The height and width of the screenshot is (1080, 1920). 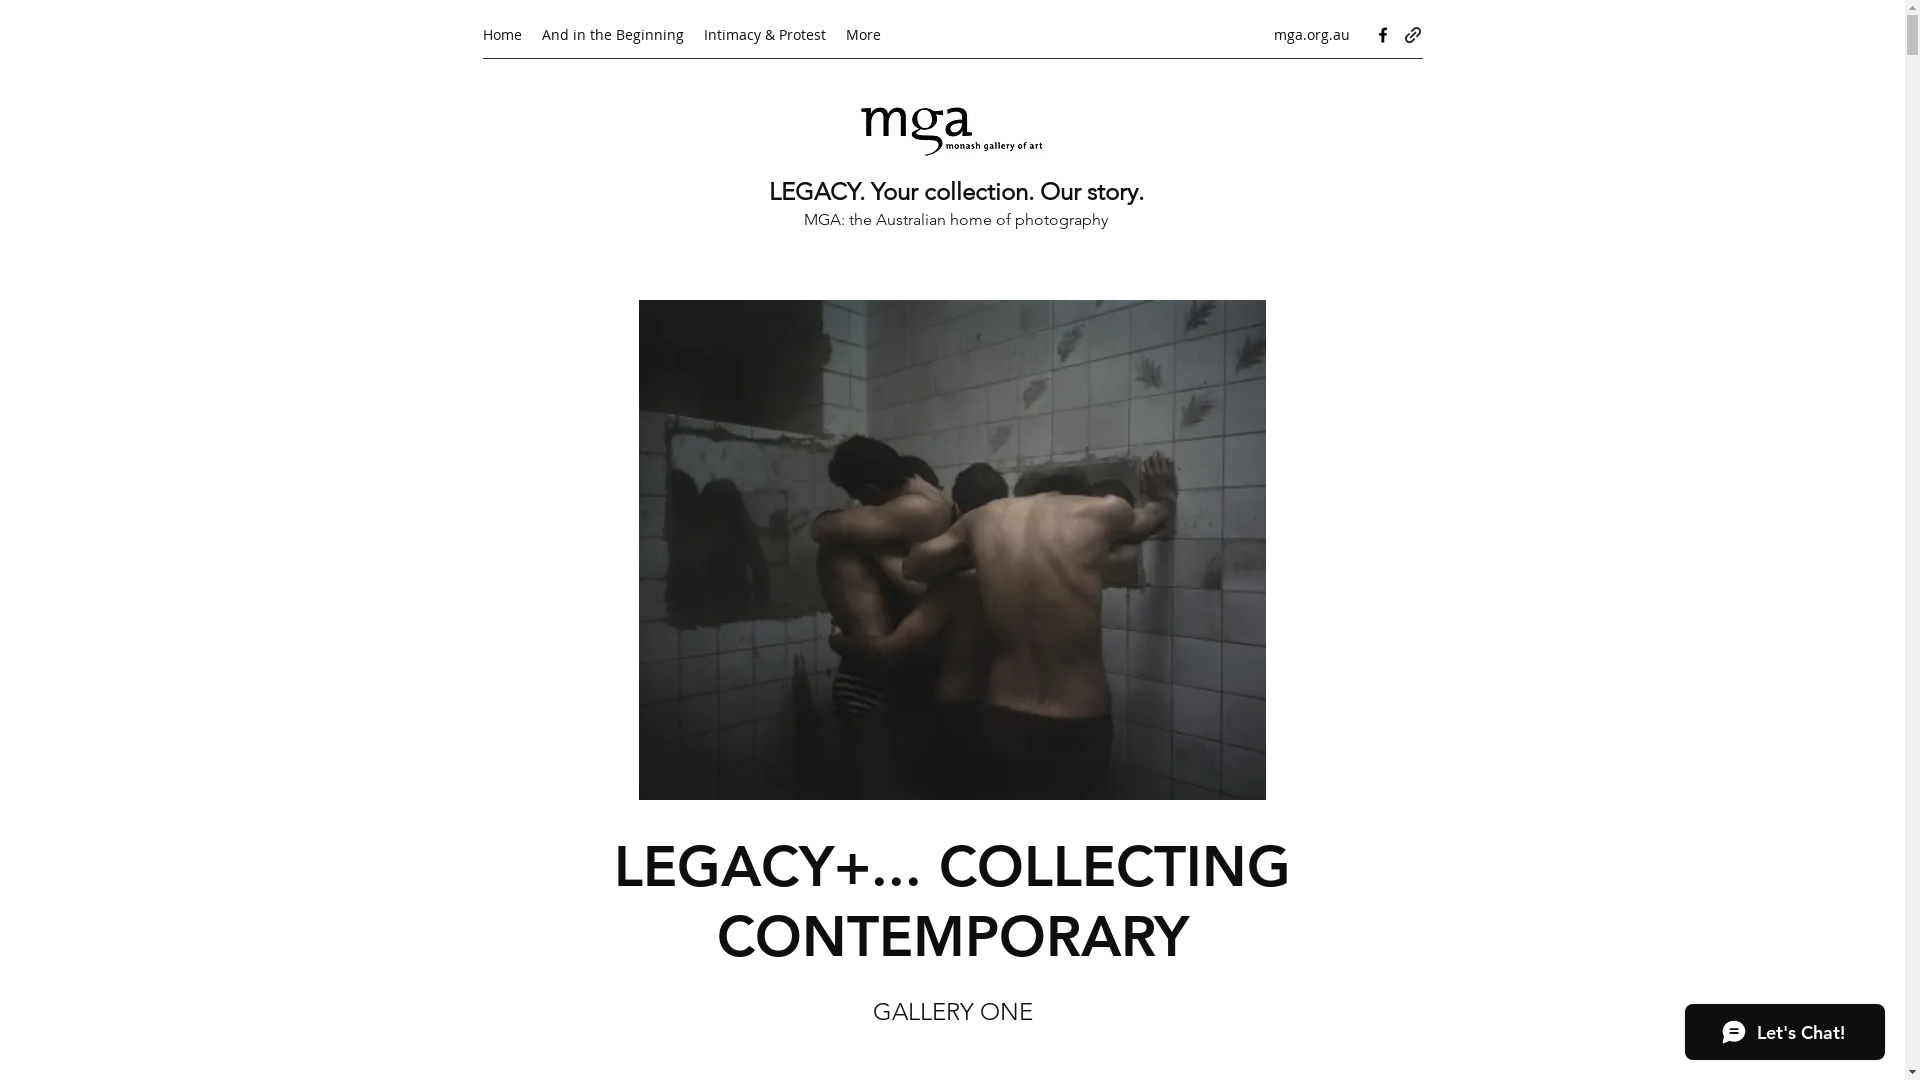 What do you see at coordinates (763, 34) in the screenshot?
I see `'Intimacy & Protest'` at bounding box center [763, 34].